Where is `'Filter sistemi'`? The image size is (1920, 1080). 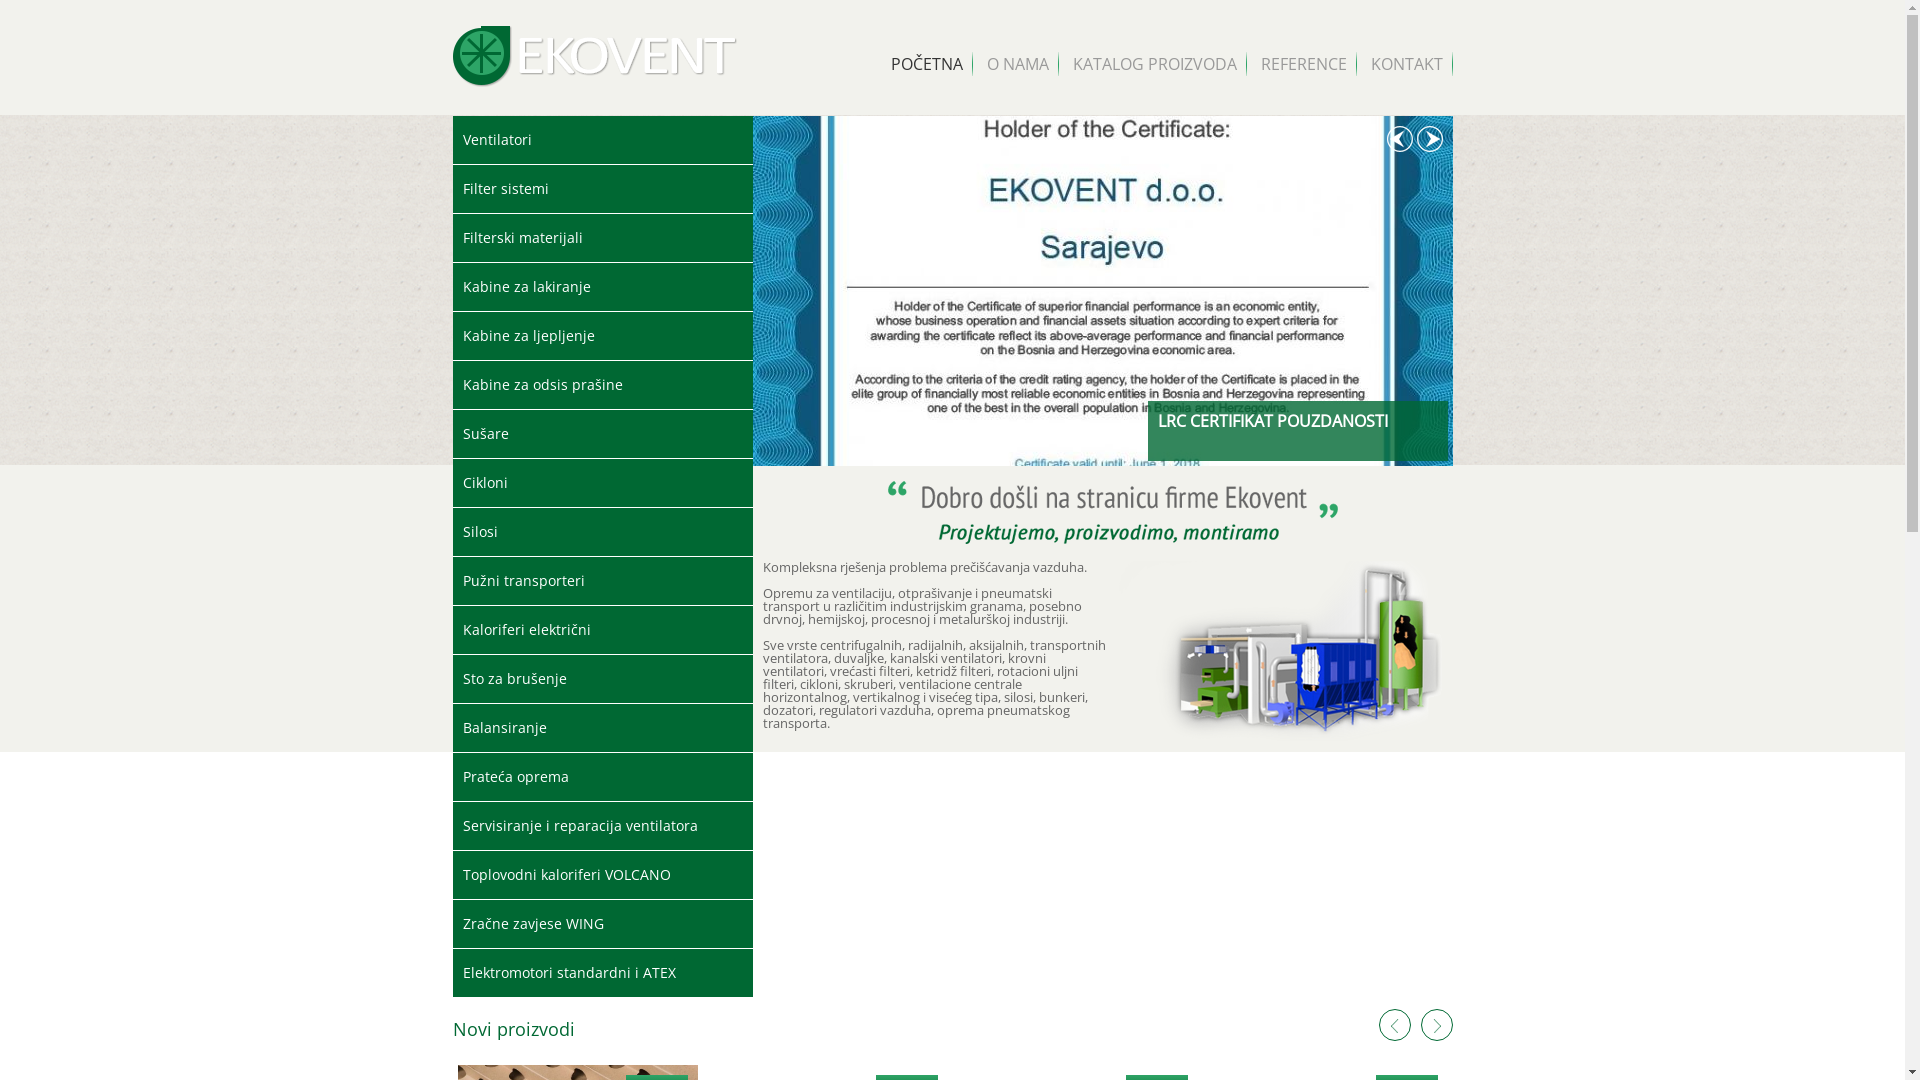 'Filter sistemi' is located at coordinates (600, 189).